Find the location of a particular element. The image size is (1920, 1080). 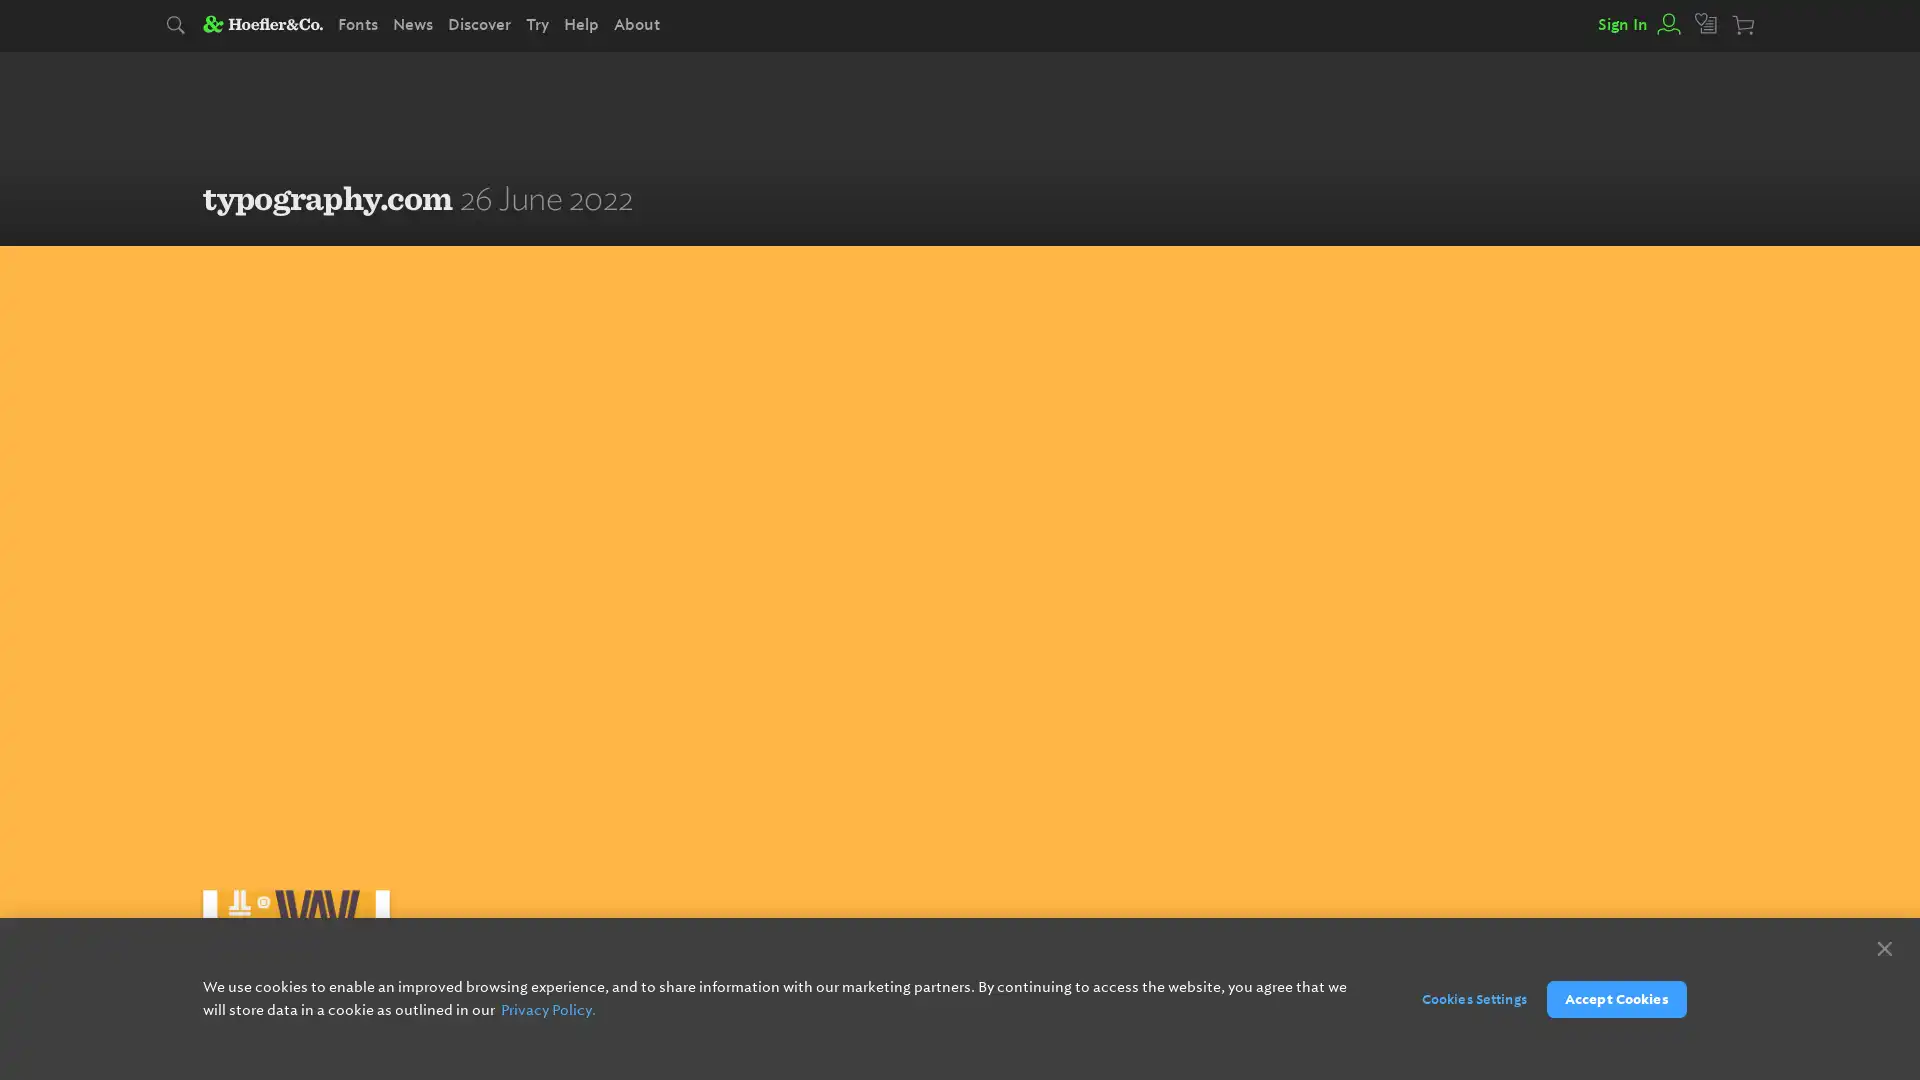

View your account is located at coordinates (1666, 24).